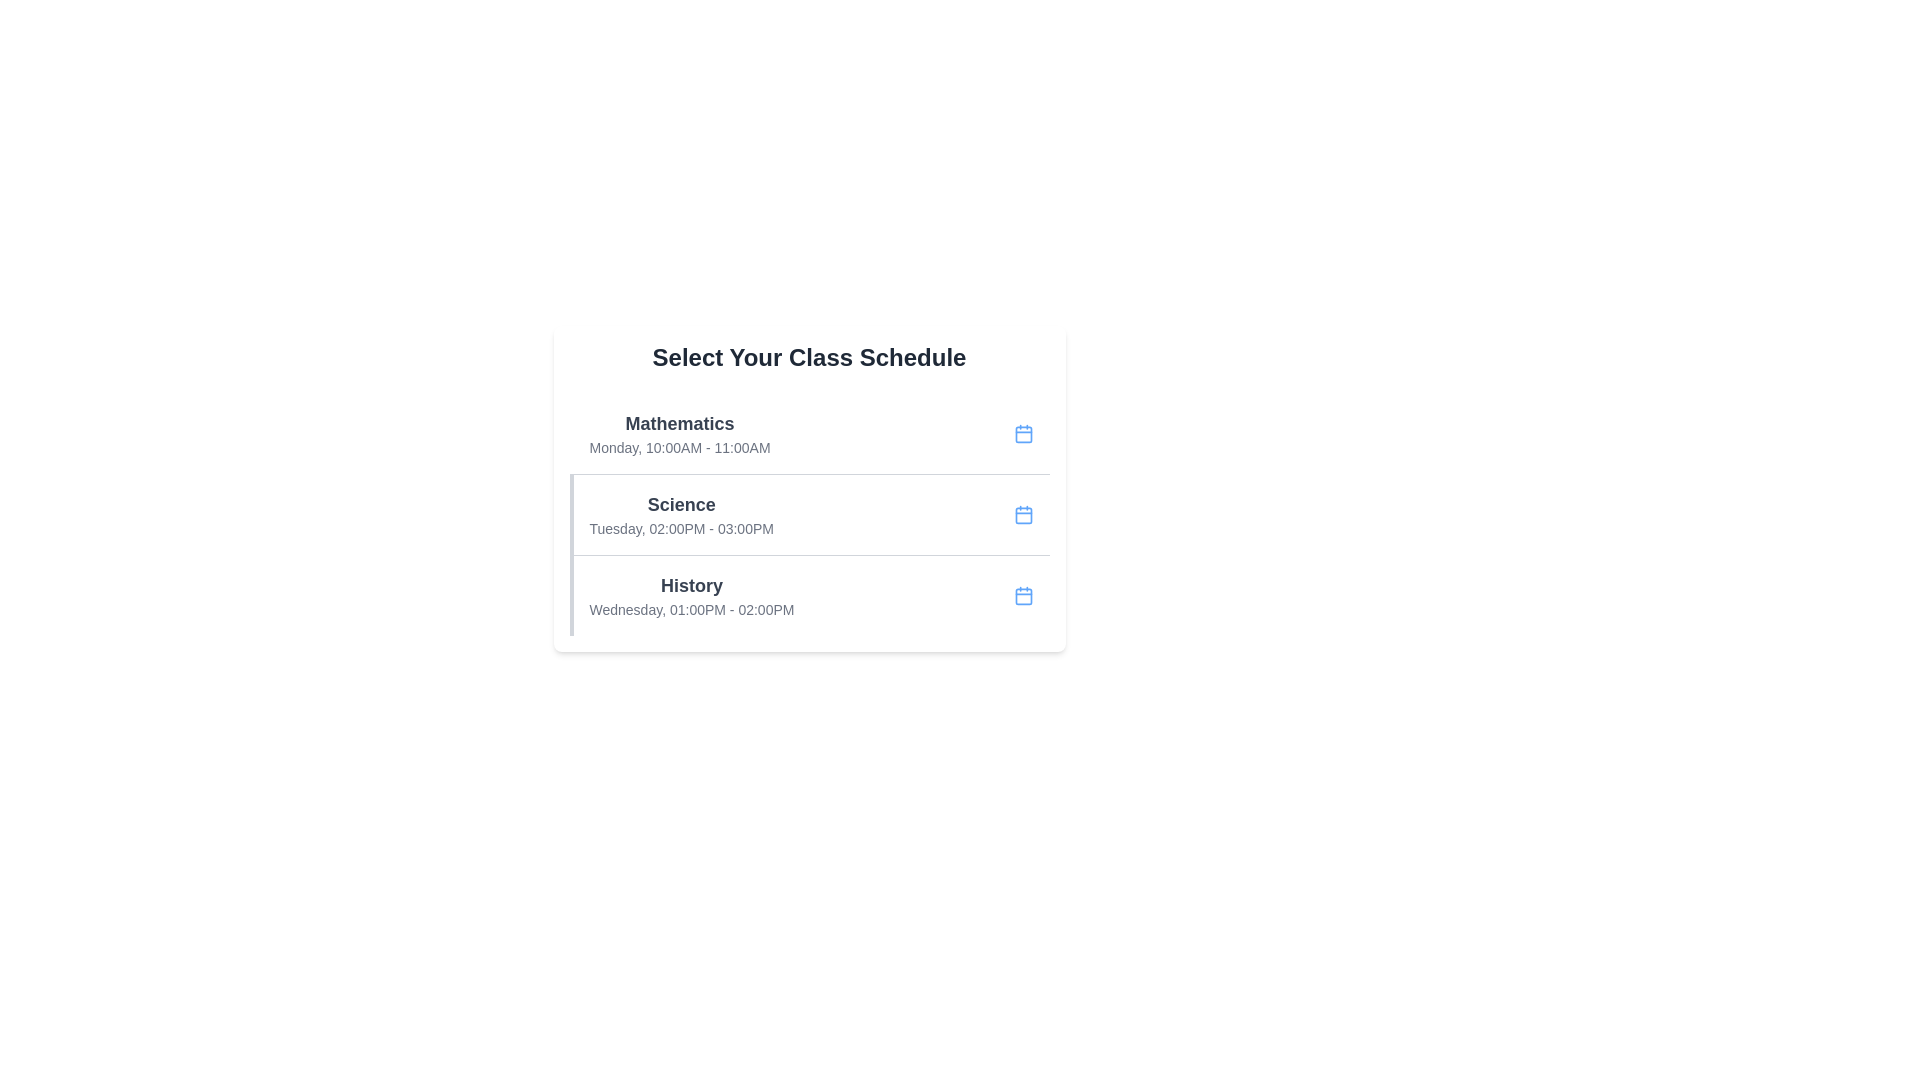 This screenshot has height=1080, width=1920. What do you see at coordinates (680, 446) in the screenshot?
I see `the text label displaying the schedule time 'Monday, 10:00AM - 11:00AM', which is styled in a smaller font size and gray color, located below the 'Mathematics' title in the schedule list` at bounding box center [680, 446].